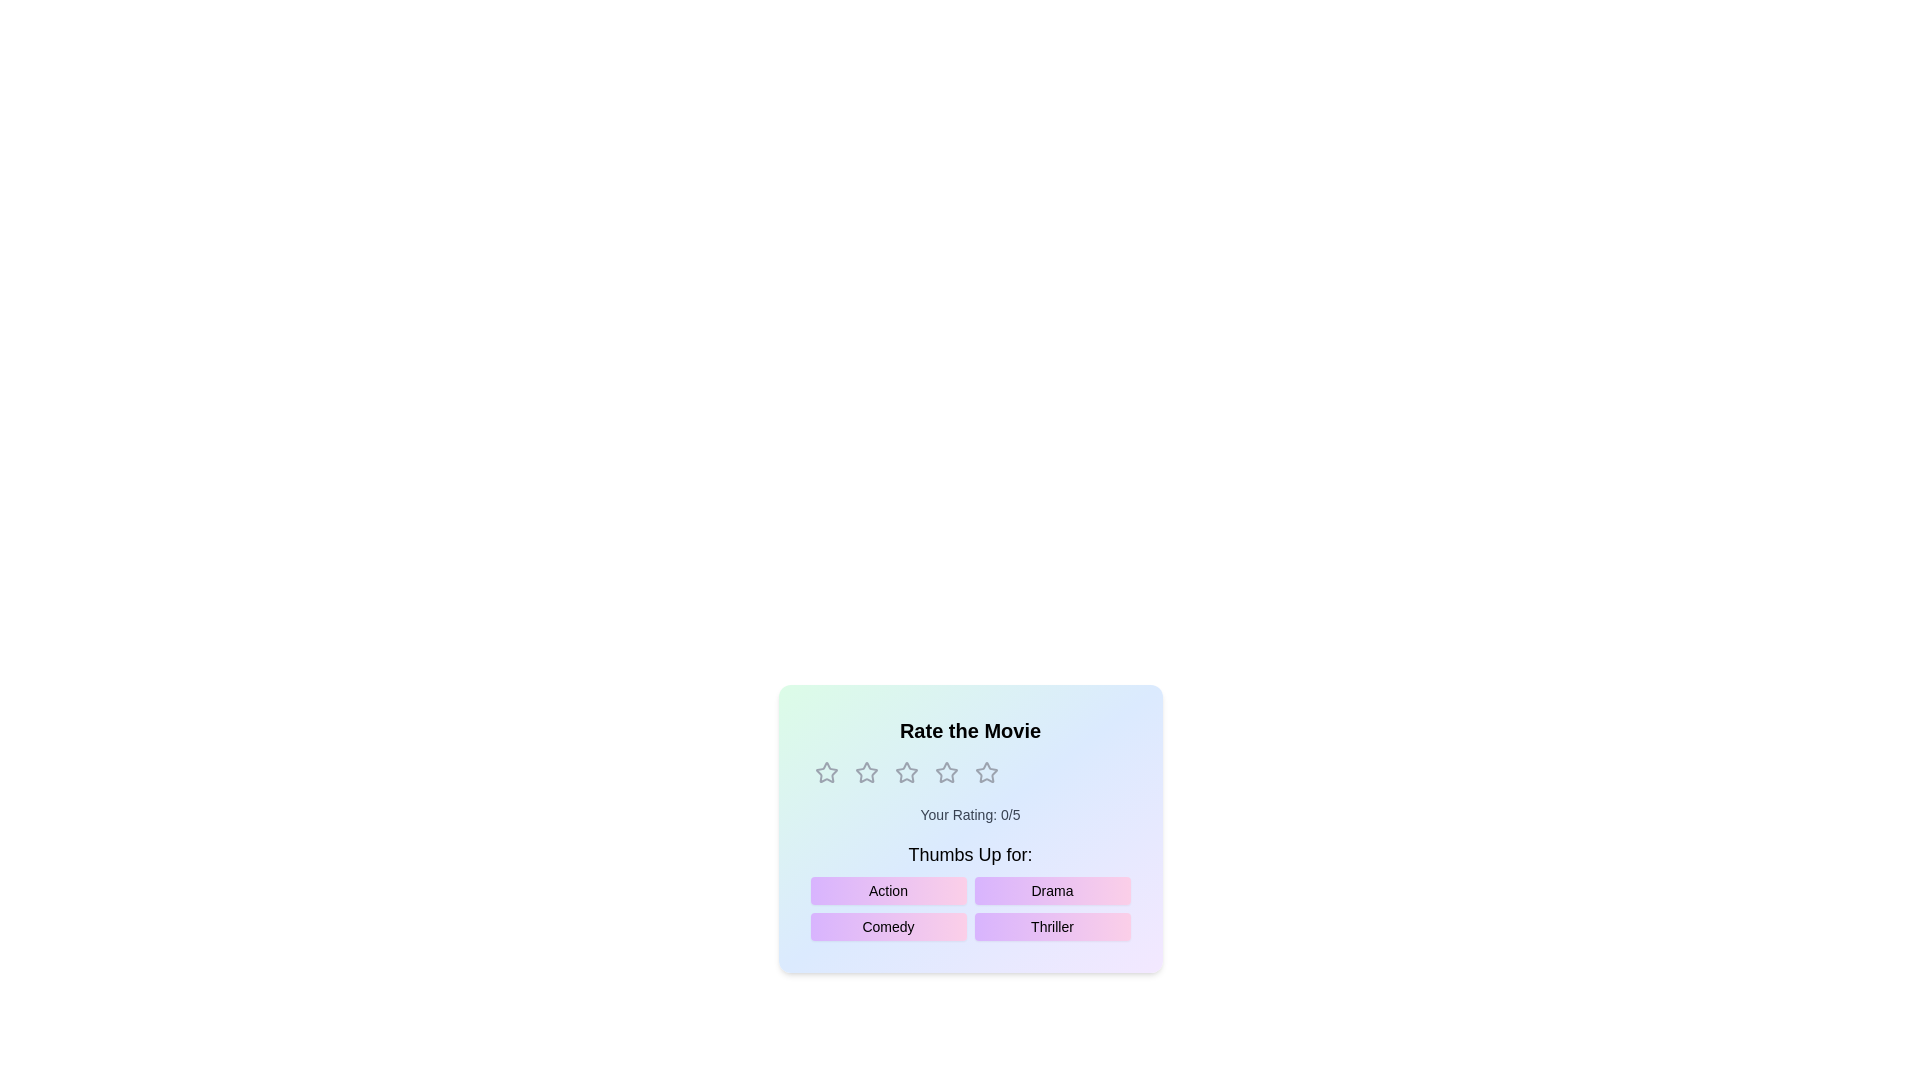 The width and height of the screenshot is (1920, 1080). I want to click on the Drama button, so click(1051, 890).